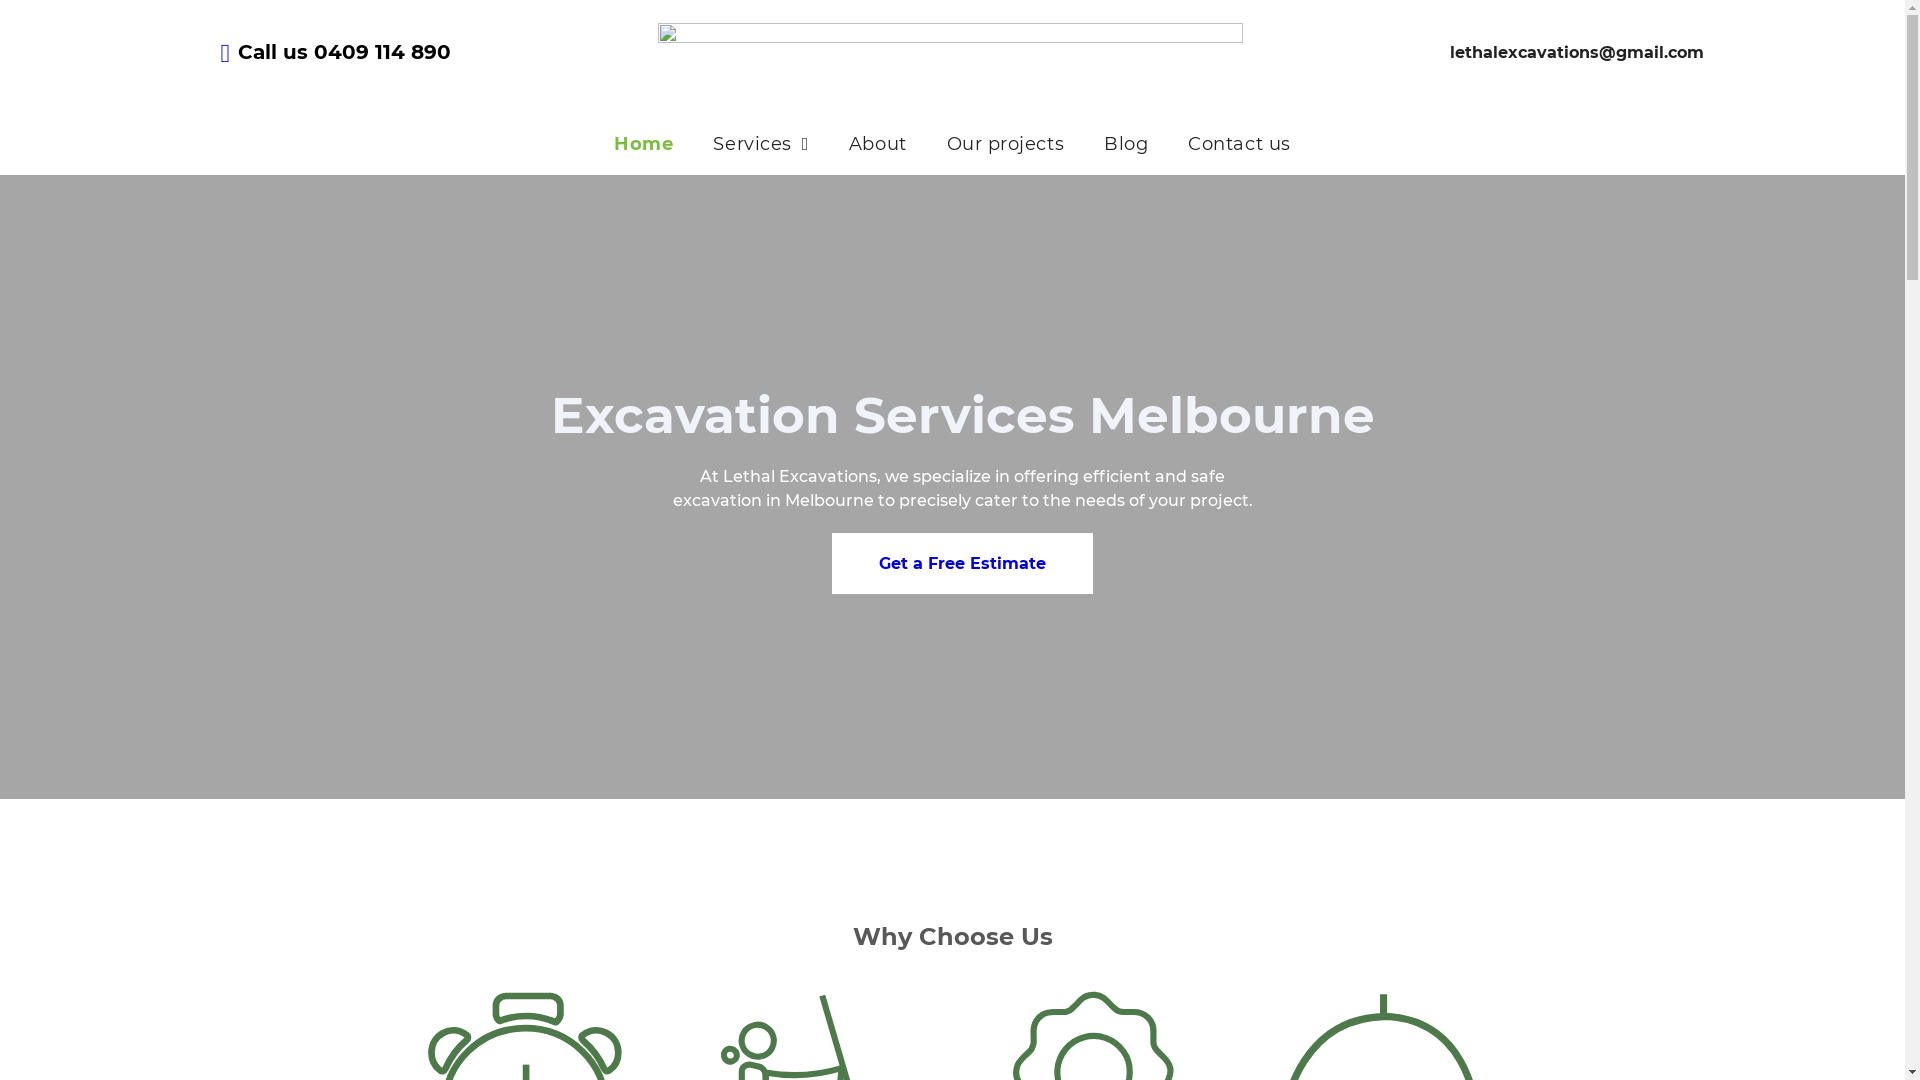  What do you see at coordinates (1005, 143) in the screenshot?
I see `'Our projects'` at bounding box center [1005, 143].